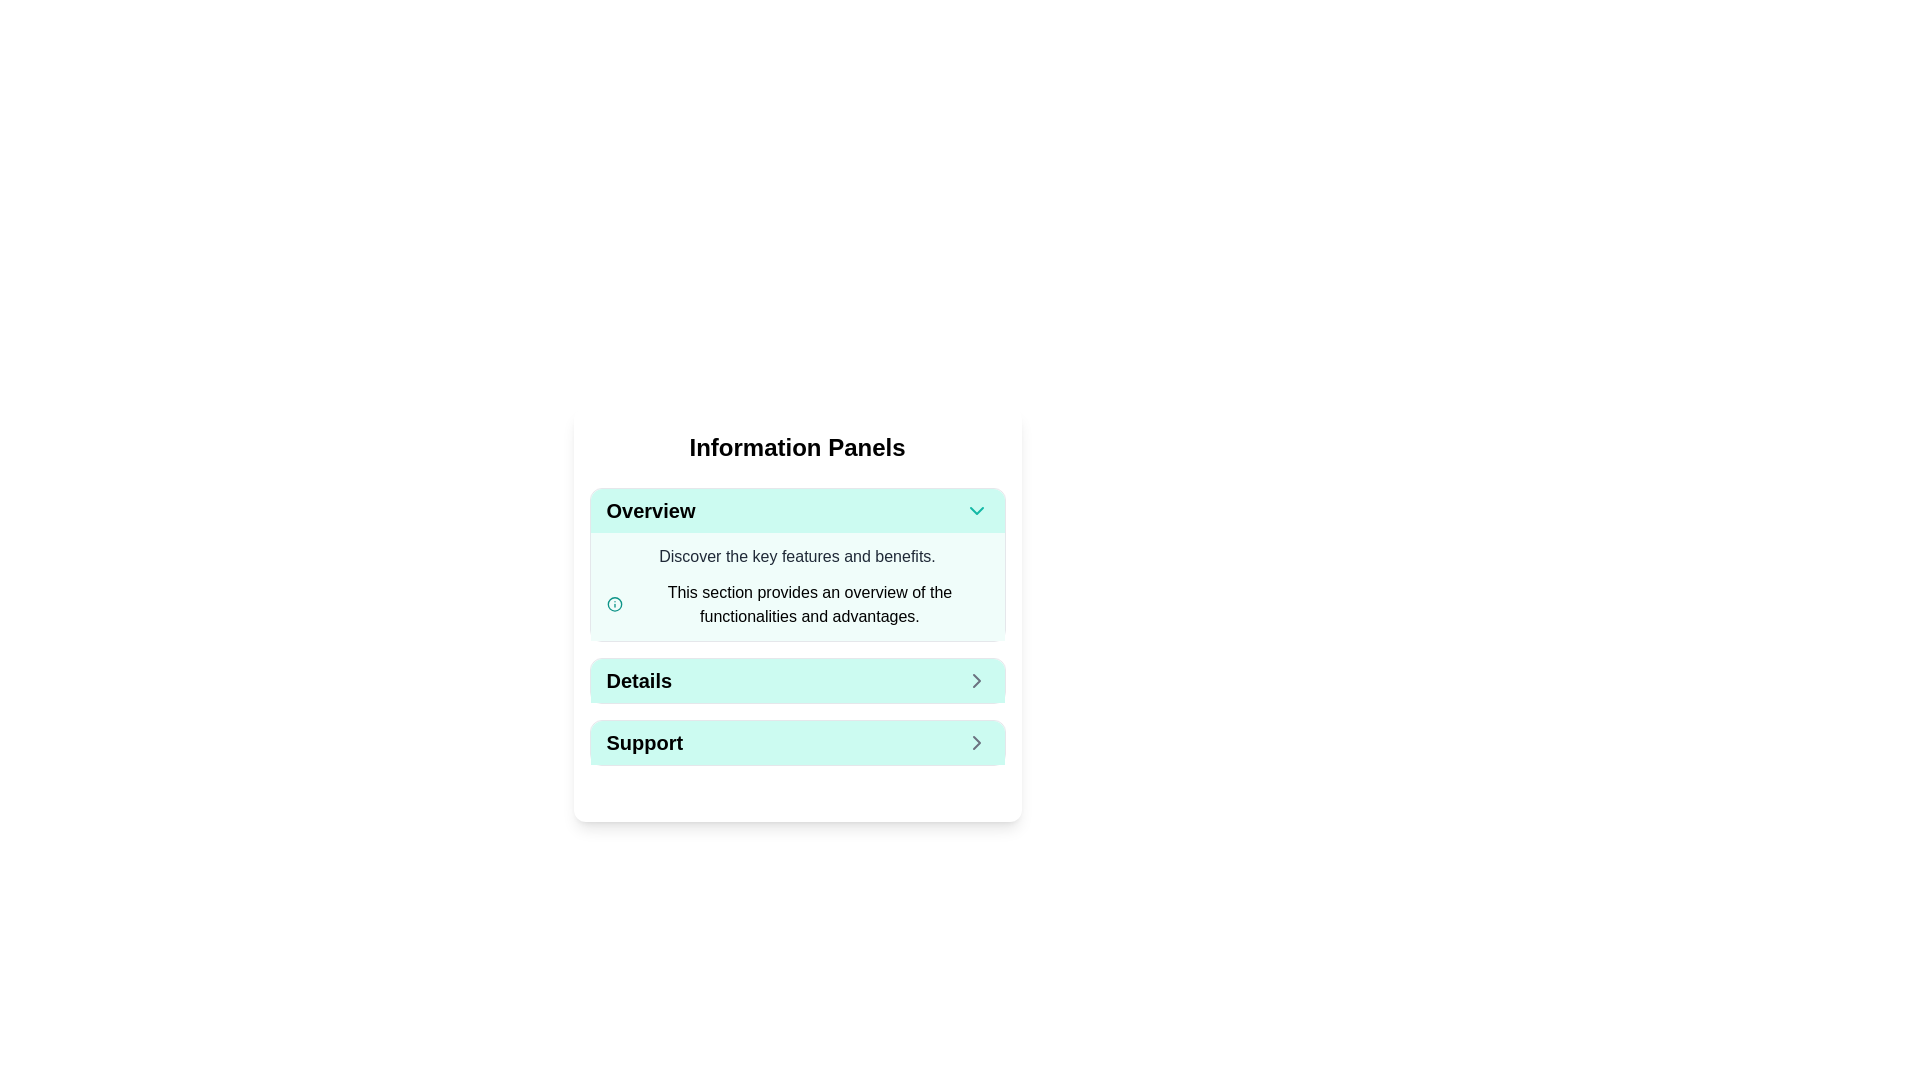 The width and height of the screenshot is (1920, 1080). I want to click on the teal-colored circular icon with an outlined design that precedes the text 'This section provides an overview of the functionalities and advantages.', so click(613, 604).